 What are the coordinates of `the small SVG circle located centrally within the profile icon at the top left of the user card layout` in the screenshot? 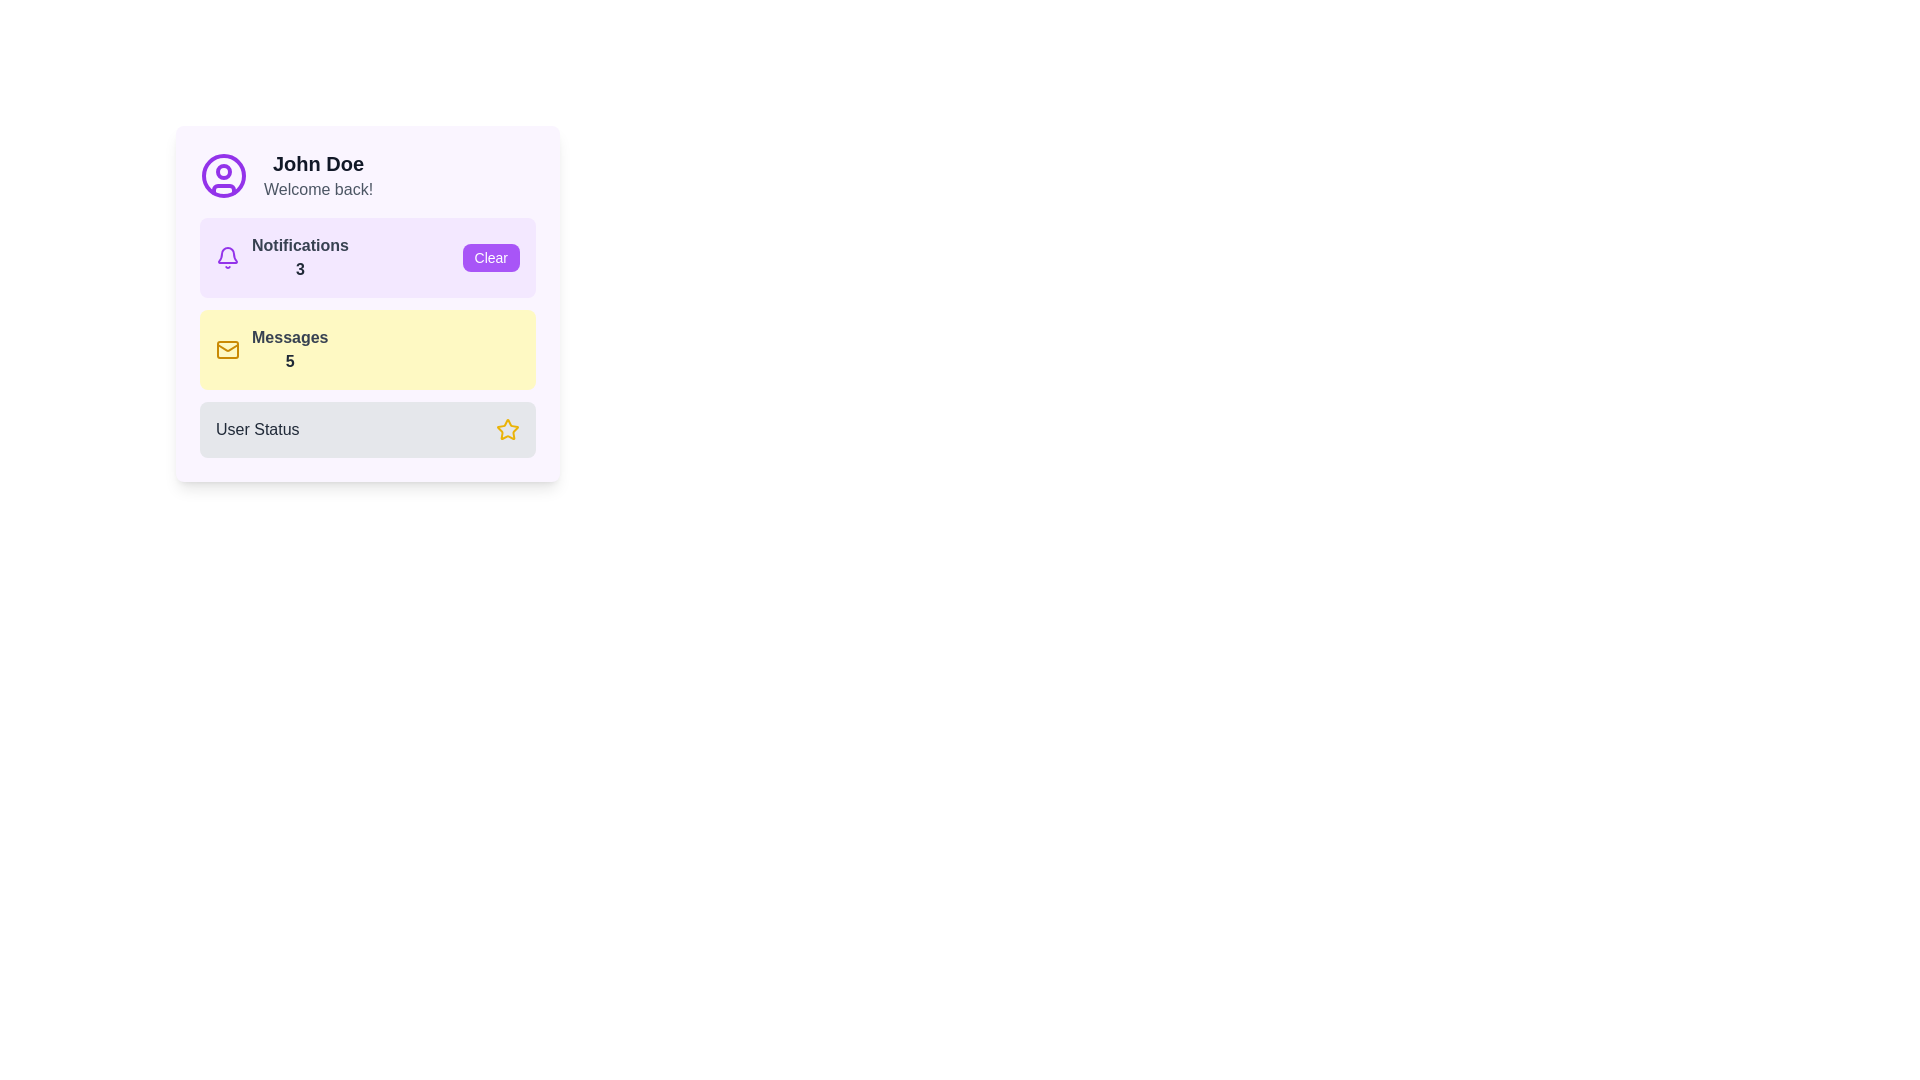 It's located at (224, 171).